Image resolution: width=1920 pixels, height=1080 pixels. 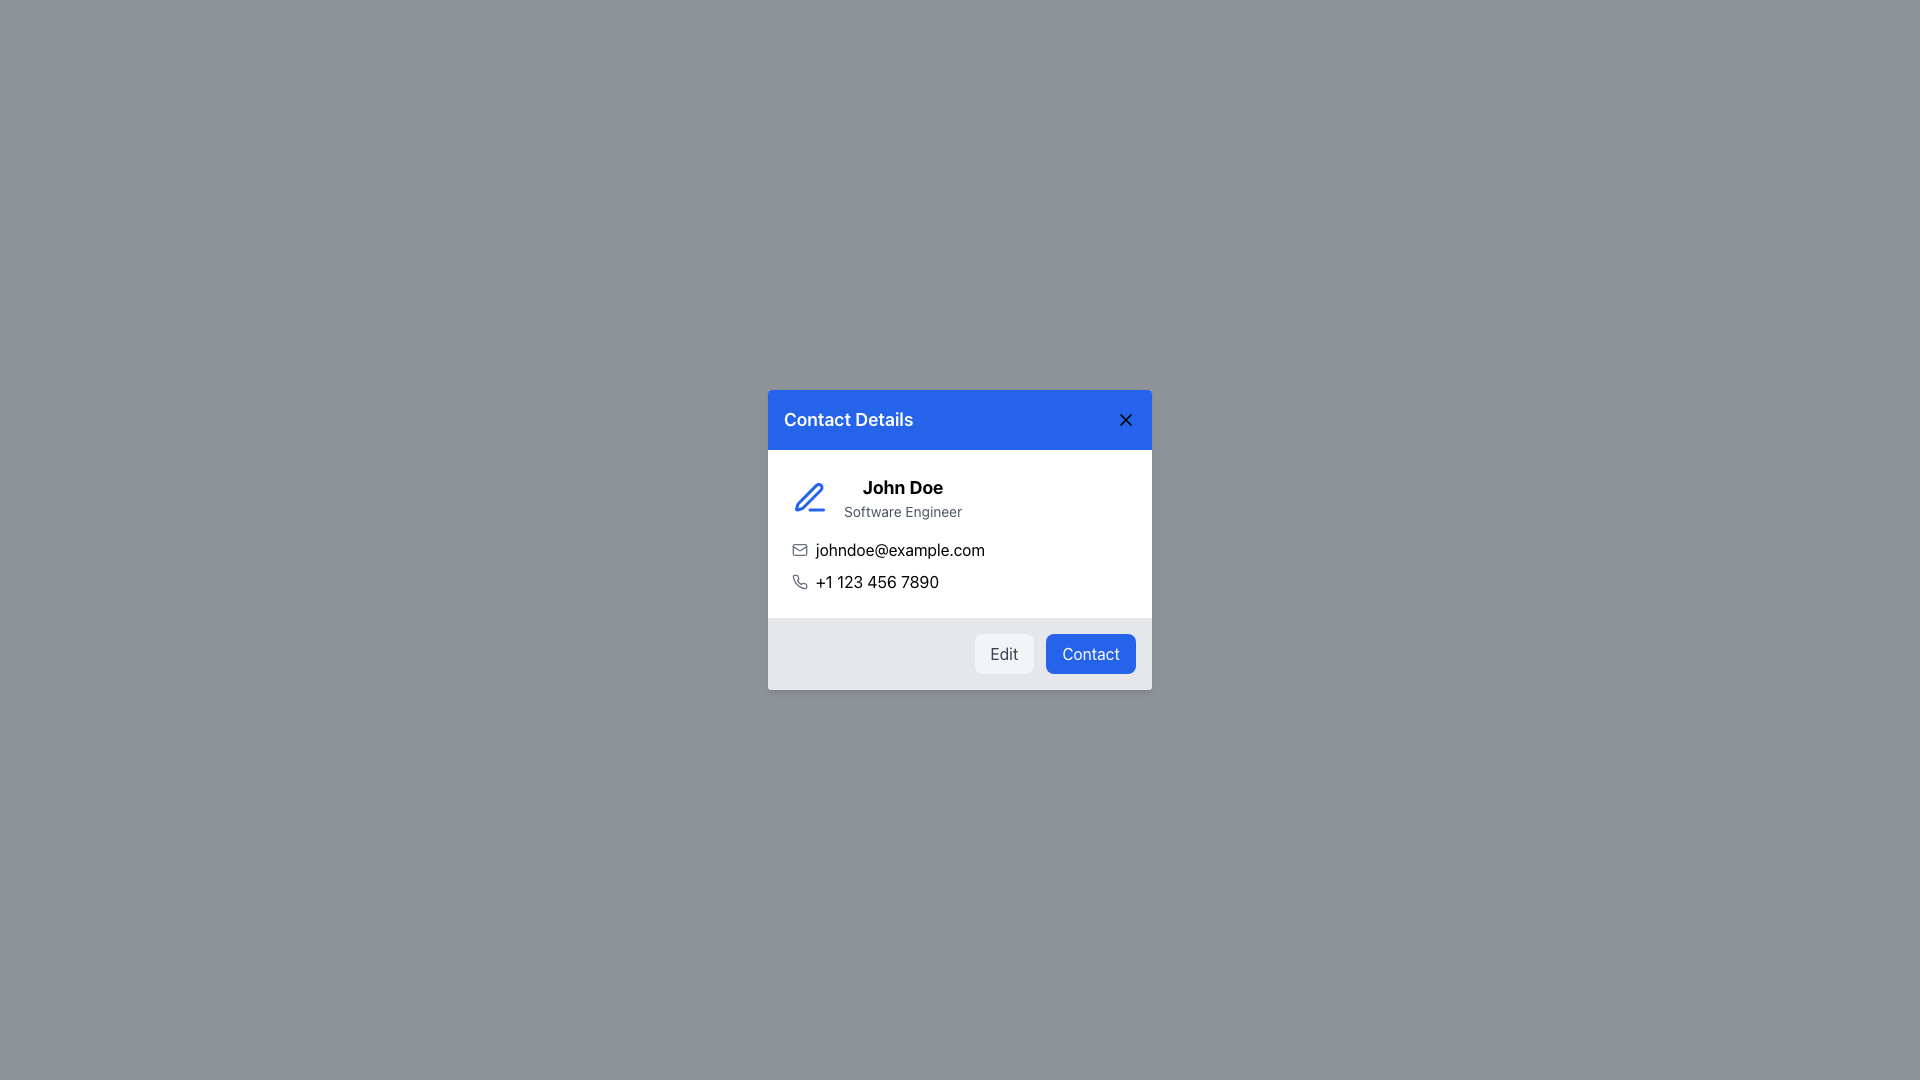 I want to click on the email display element showing 'johndoe@example.com' to trigger the tooltip, so click(x=960, y=550).